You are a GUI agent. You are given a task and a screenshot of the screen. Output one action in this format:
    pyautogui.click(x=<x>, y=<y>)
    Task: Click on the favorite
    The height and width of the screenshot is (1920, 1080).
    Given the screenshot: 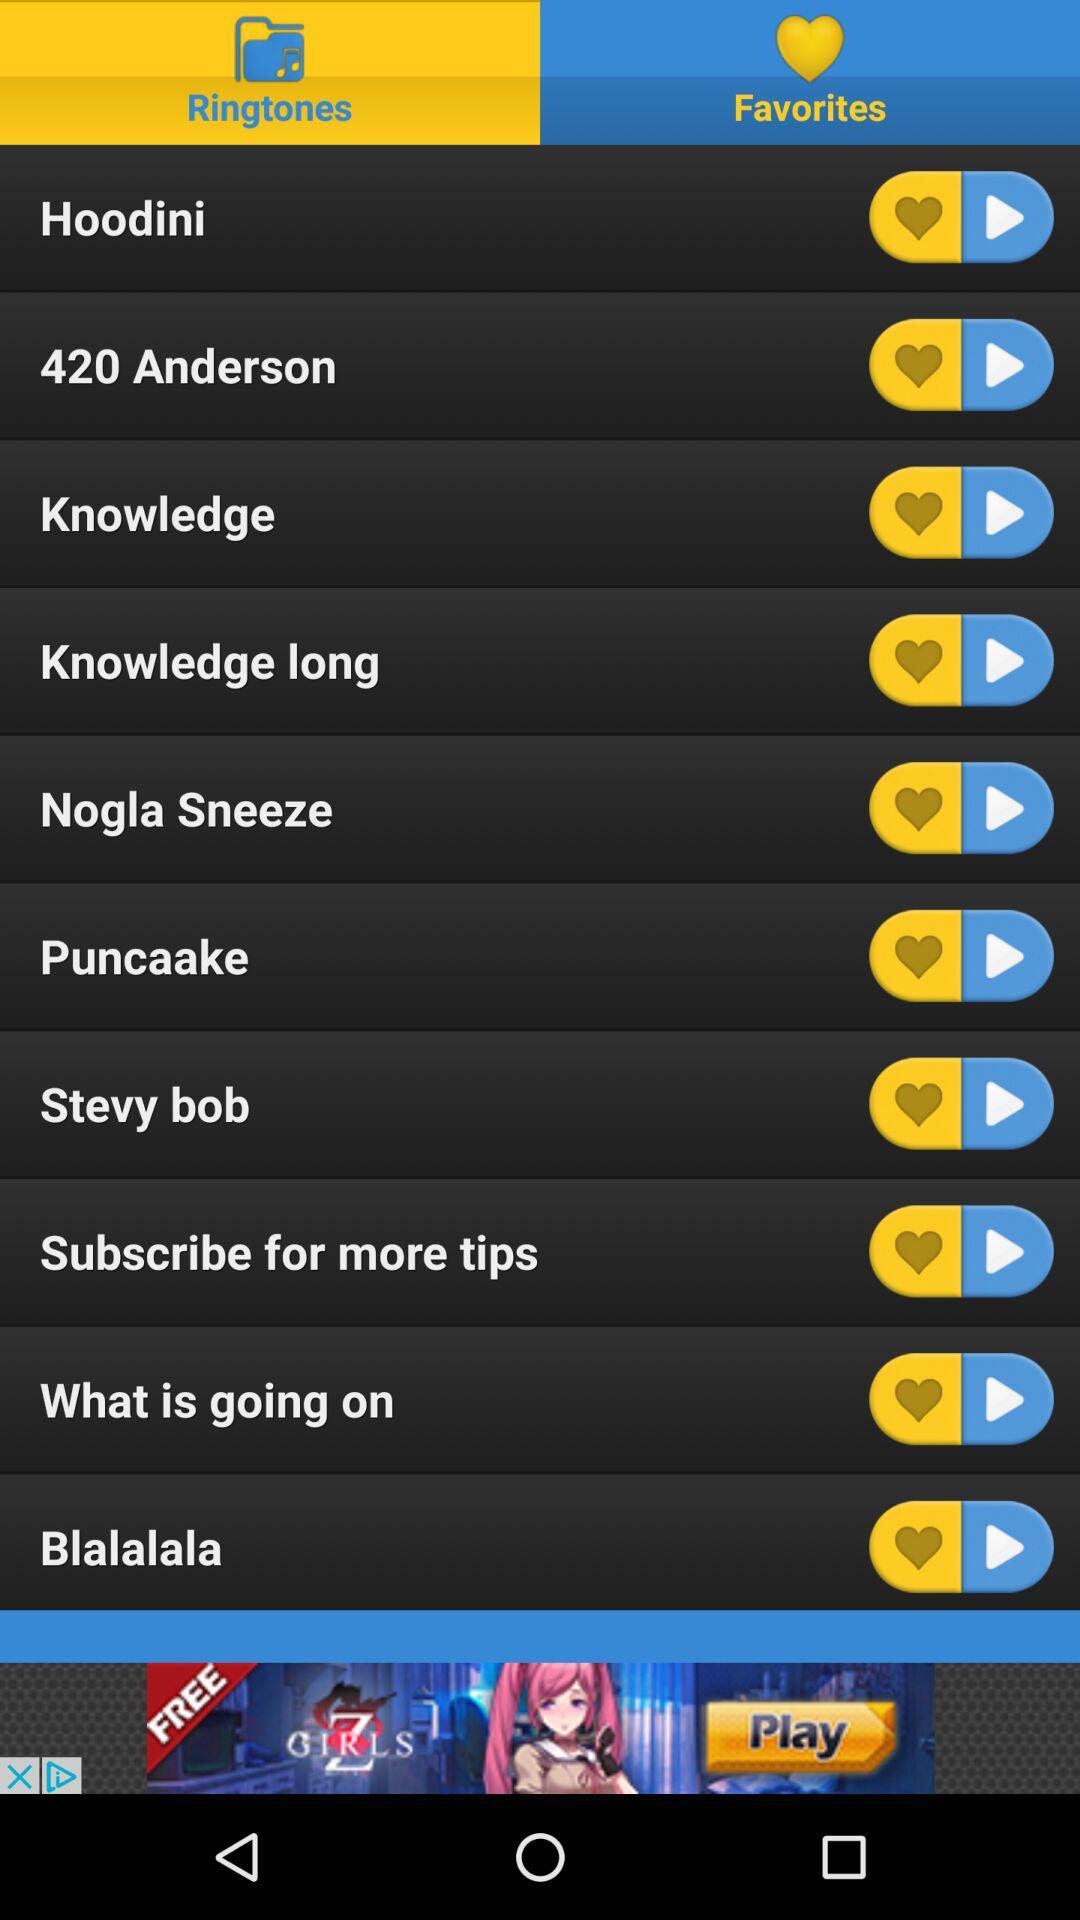 What is the action you would take?
    pyautogui.click(x=915, y=1398)
    